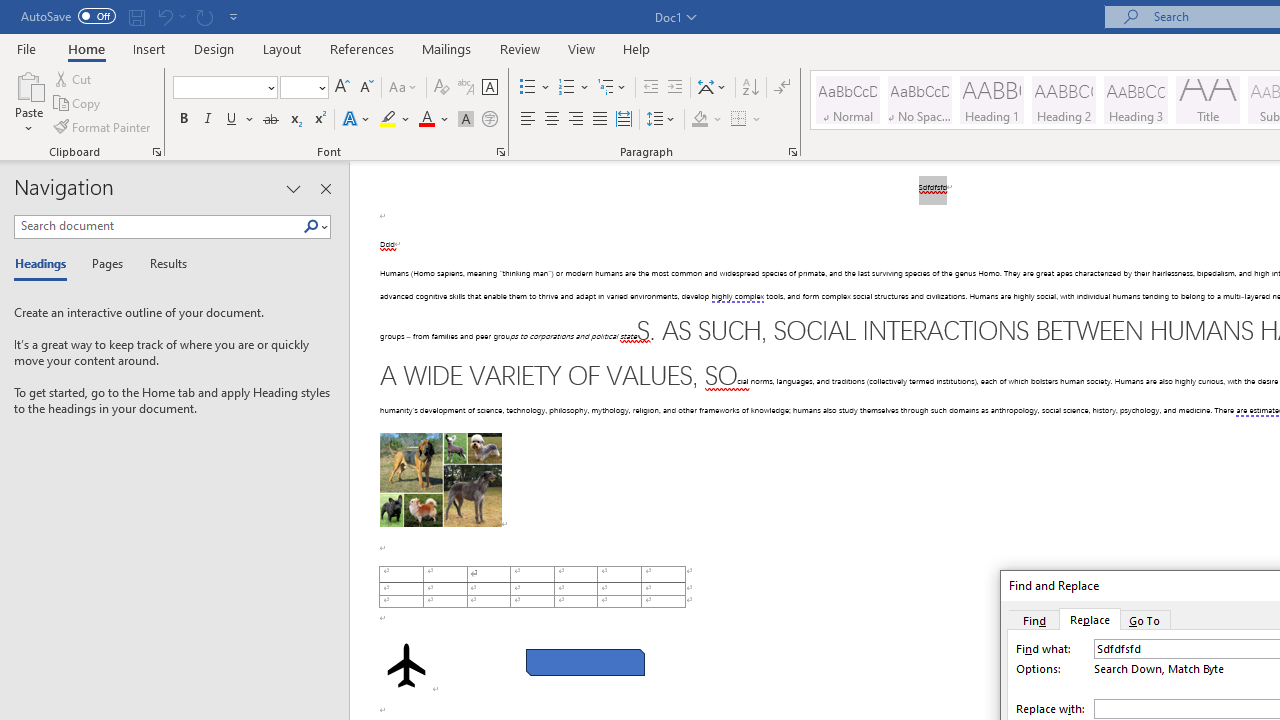 The width and height of the screenshot is (1280, 720). Describe the element at coordinates (707, 119) in the screenshot. I see `'Shading'` at that location.